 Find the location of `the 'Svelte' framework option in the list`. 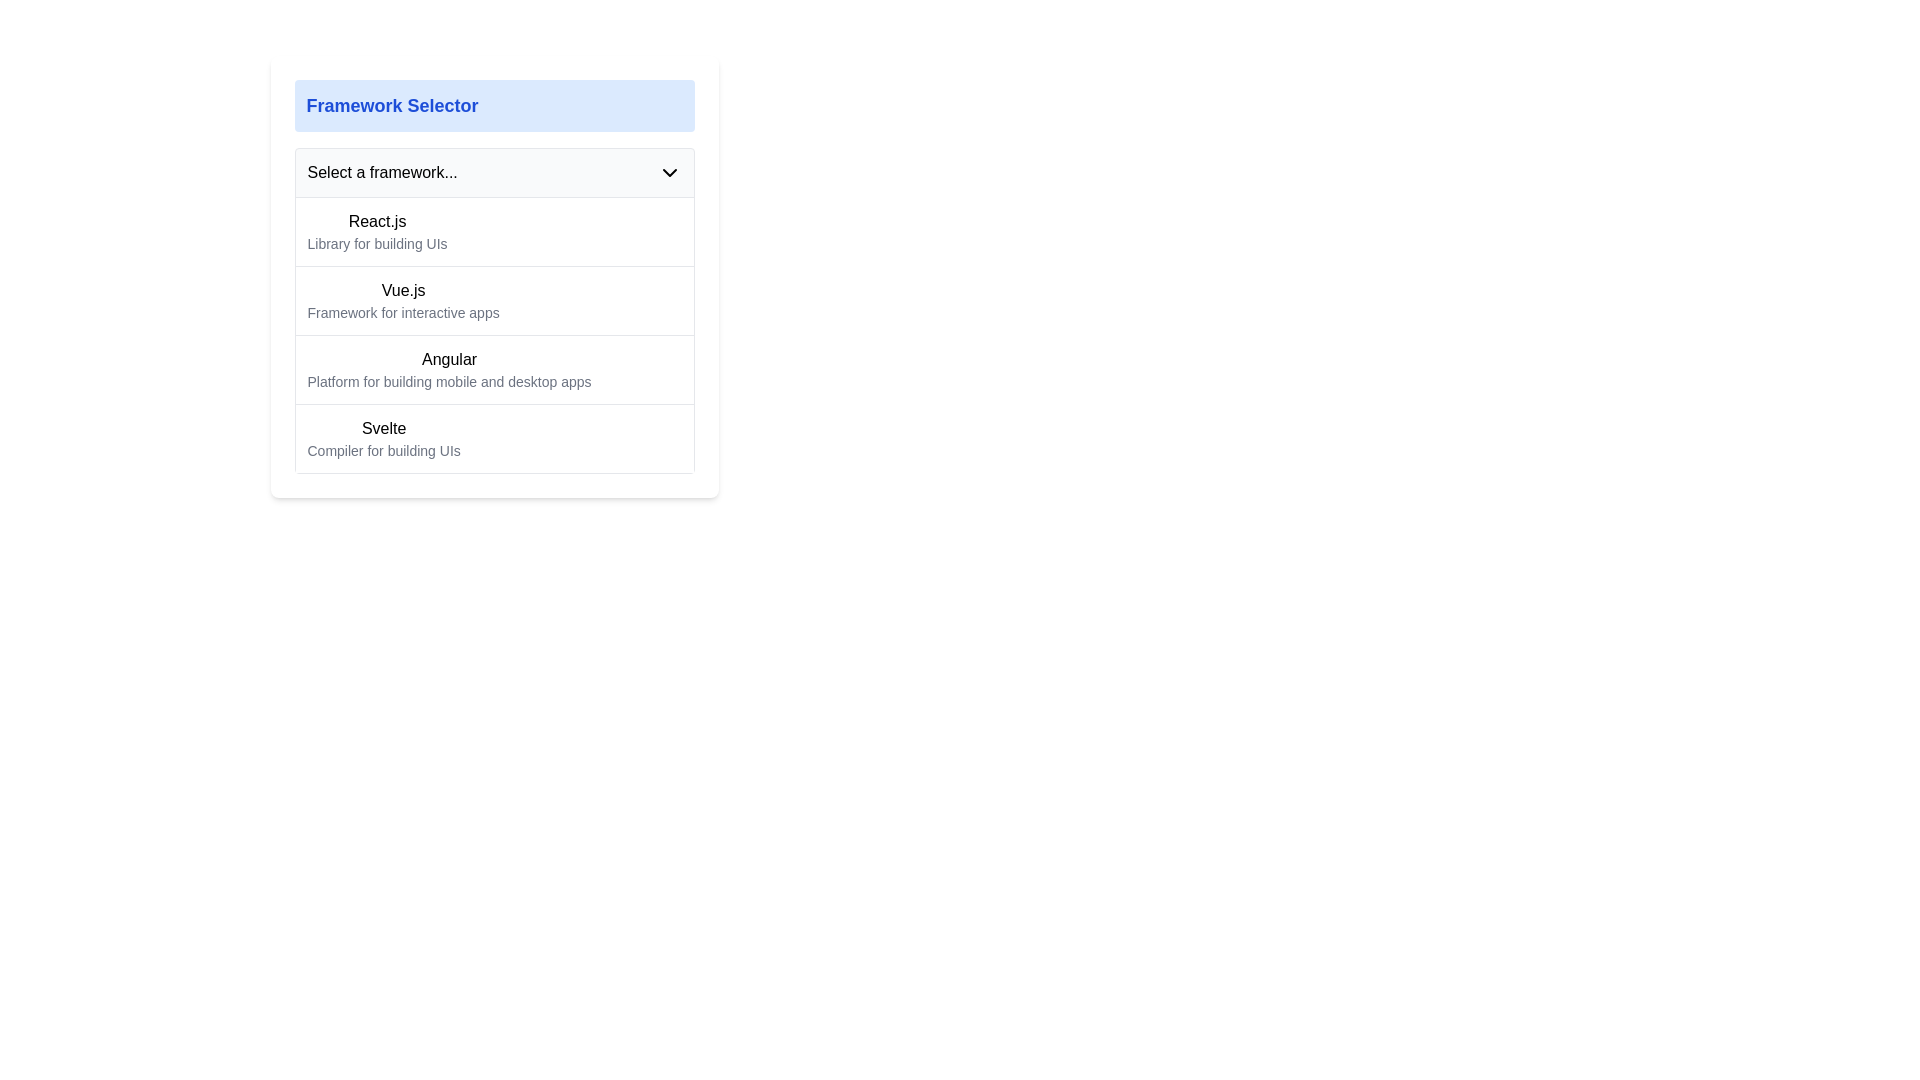

the 'Svelte' framework option in the list is located at coordinates (494, 437).